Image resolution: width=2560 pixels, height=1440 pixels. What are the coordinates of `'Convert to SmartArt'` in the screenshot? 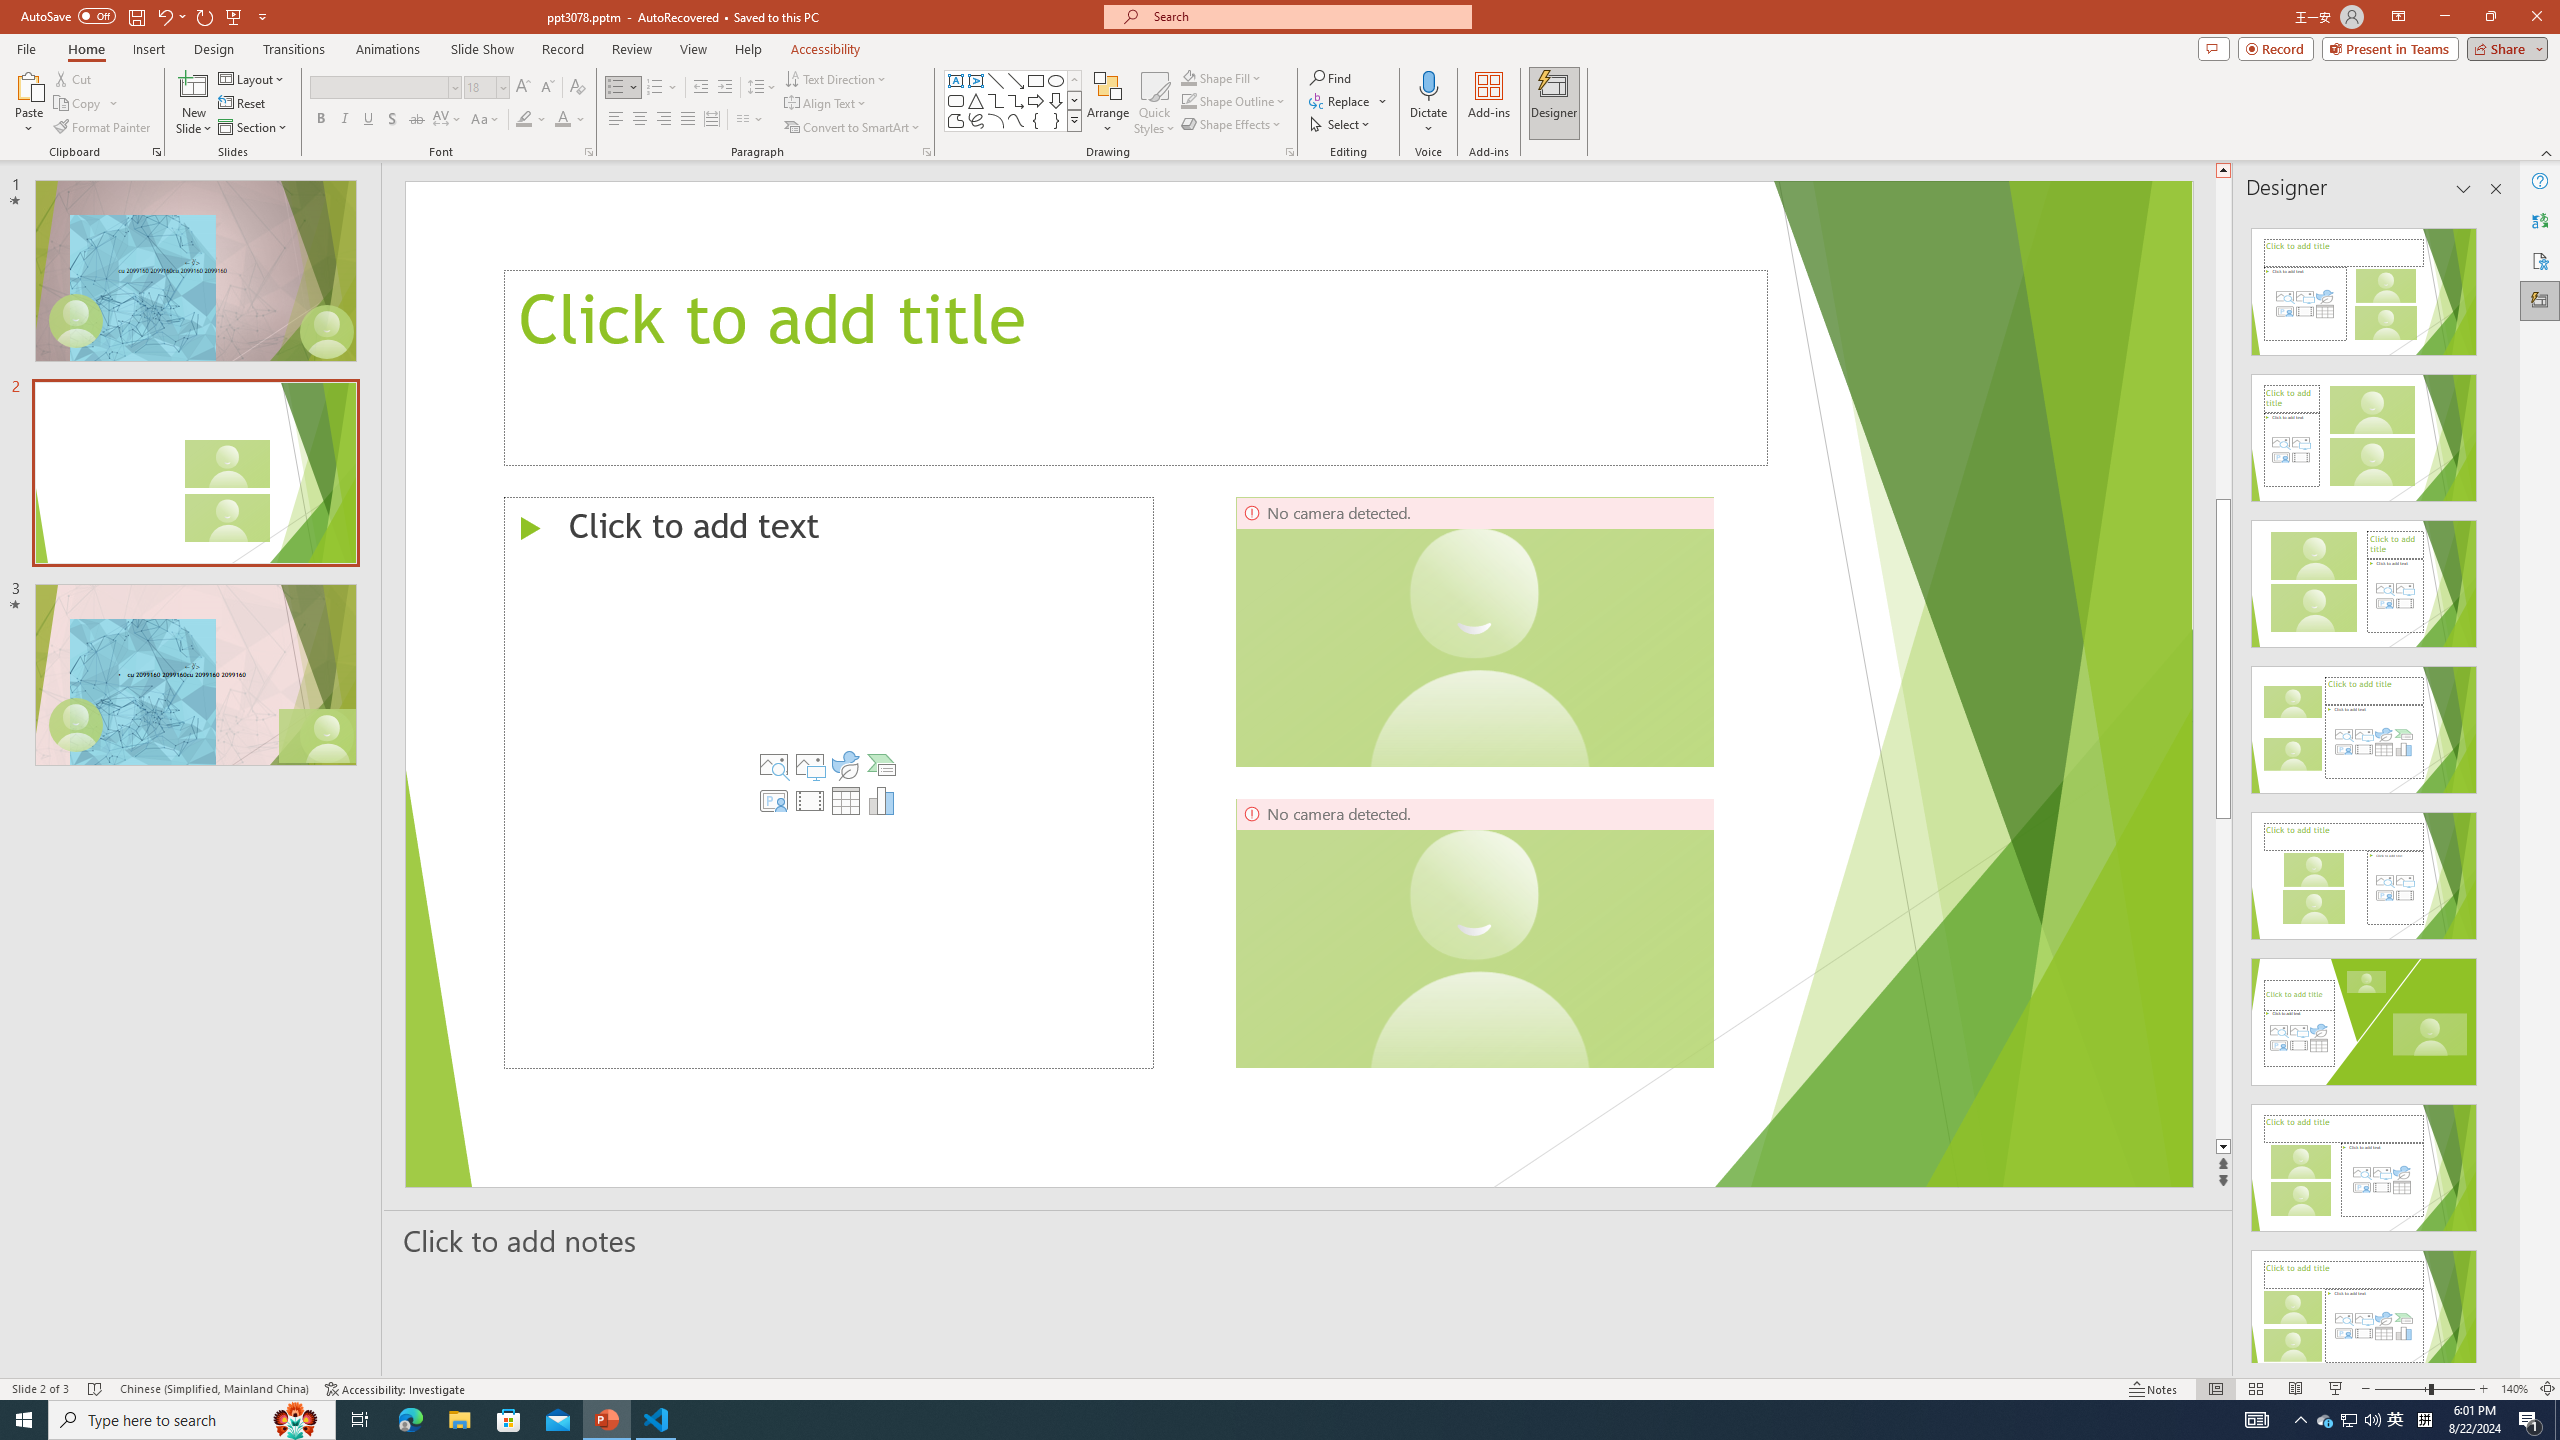 It's located at (852, 127).